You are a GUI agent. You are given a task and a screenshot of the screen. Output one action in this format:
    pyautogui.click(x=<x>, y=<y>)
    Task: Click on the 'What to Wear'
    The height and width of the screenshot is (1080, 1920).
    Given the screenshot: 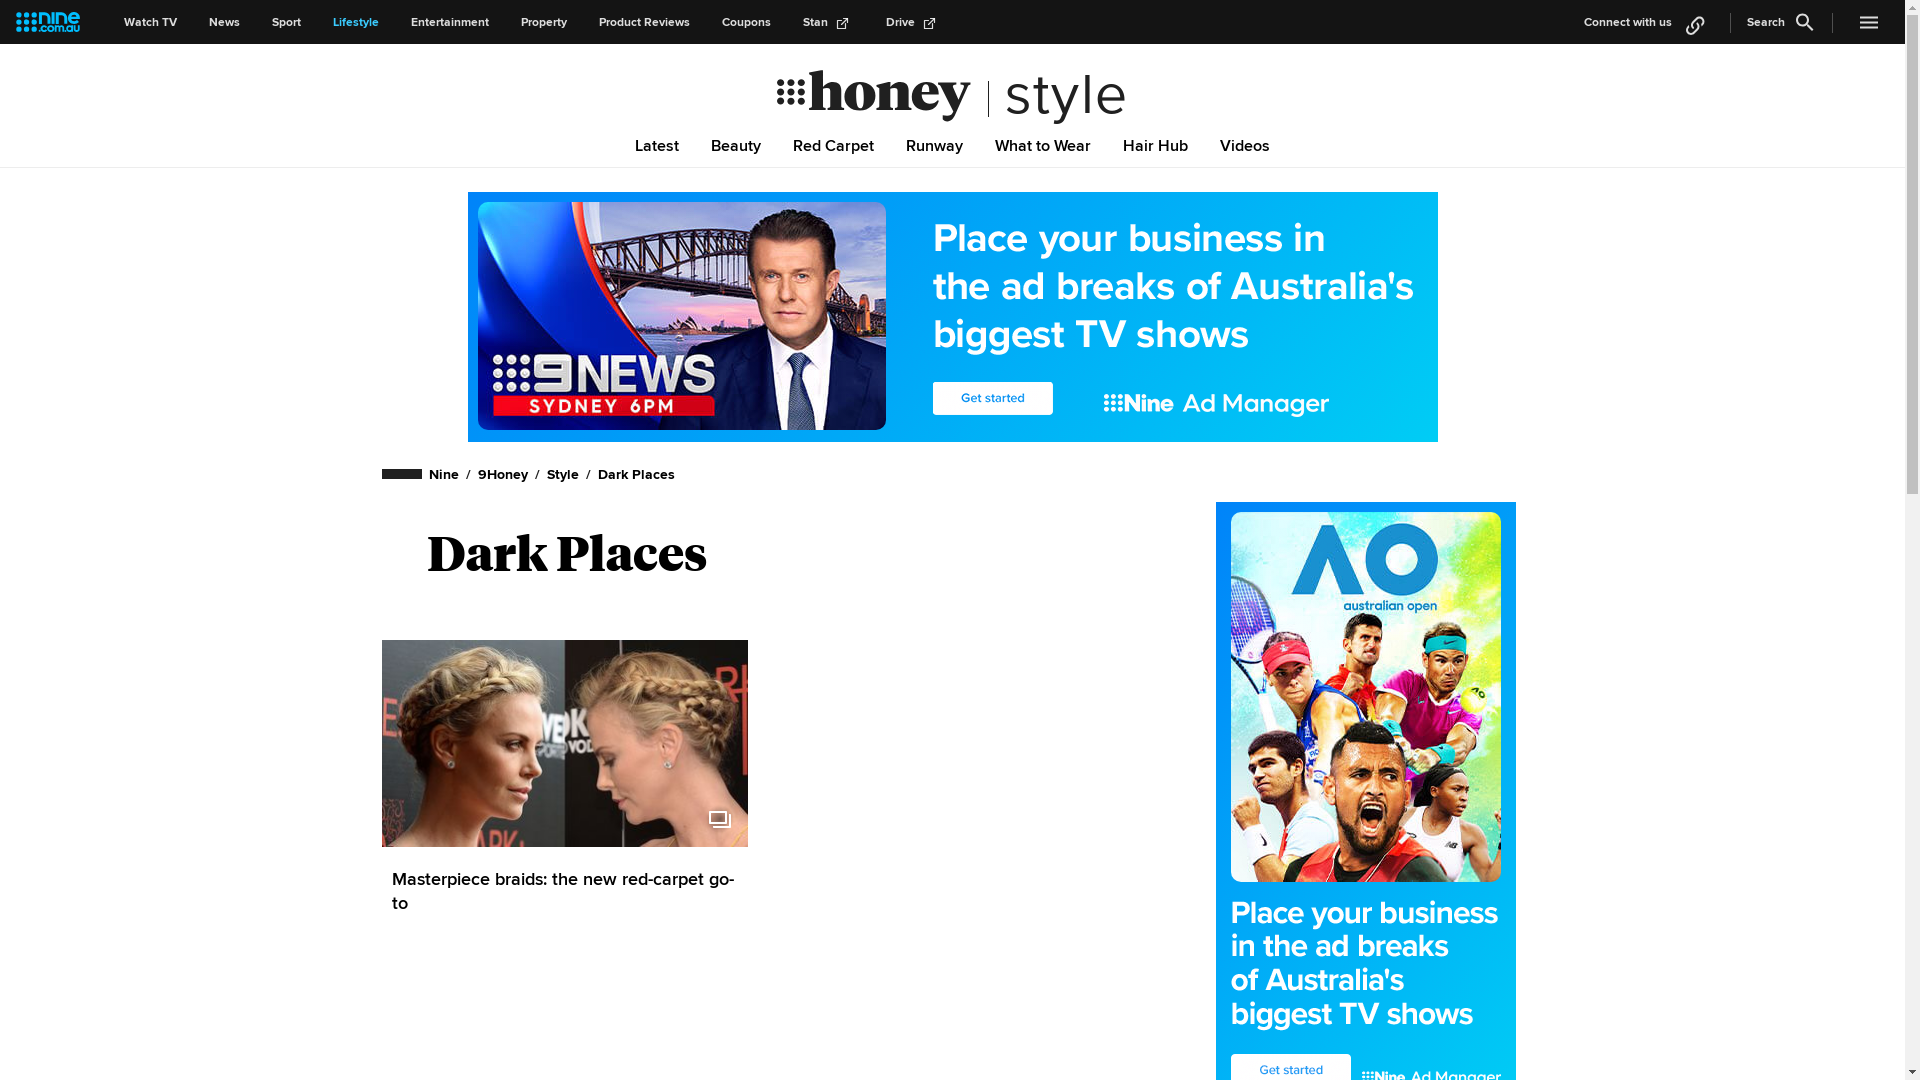 What is the action you would take?
    pyautogui.click(x=1041, y=144)
    